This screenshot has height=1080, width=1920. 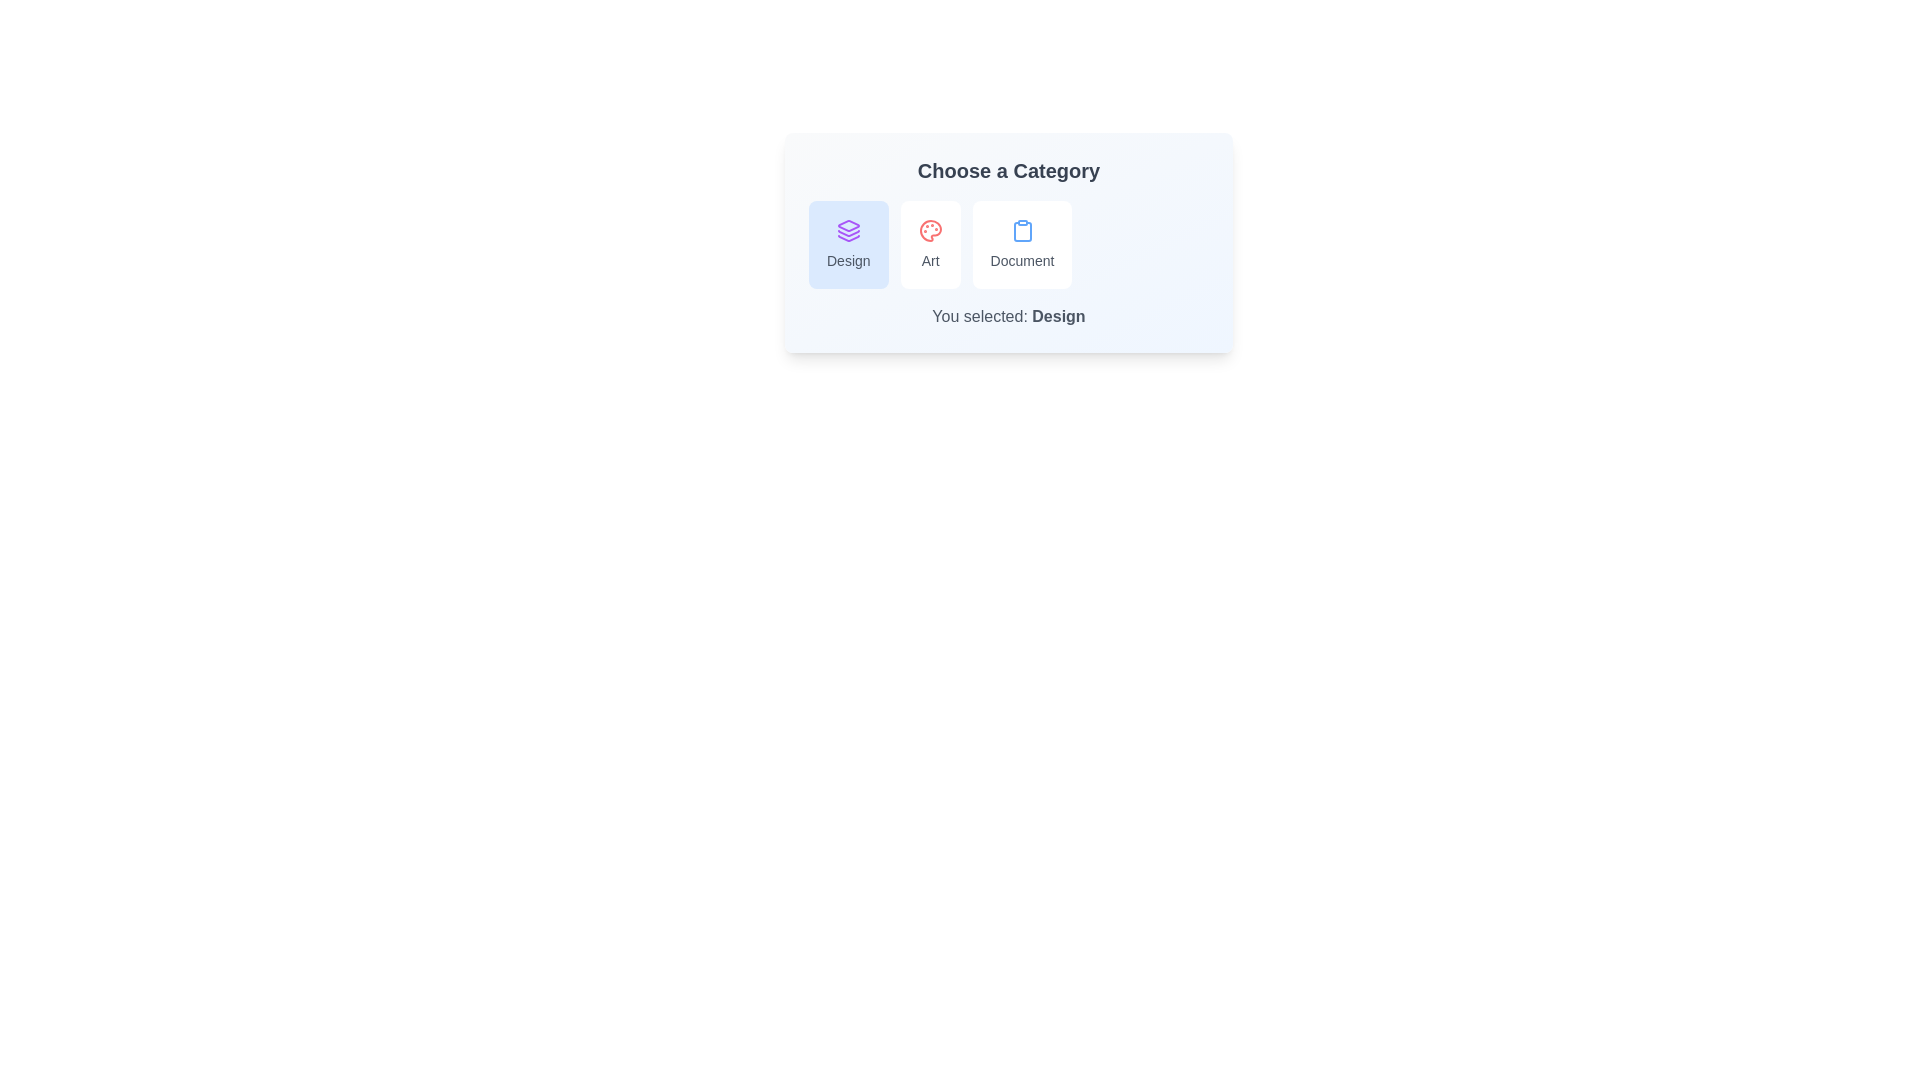 I want to click on the Design chip to observe its hover effect, so click(x=848, y=244).